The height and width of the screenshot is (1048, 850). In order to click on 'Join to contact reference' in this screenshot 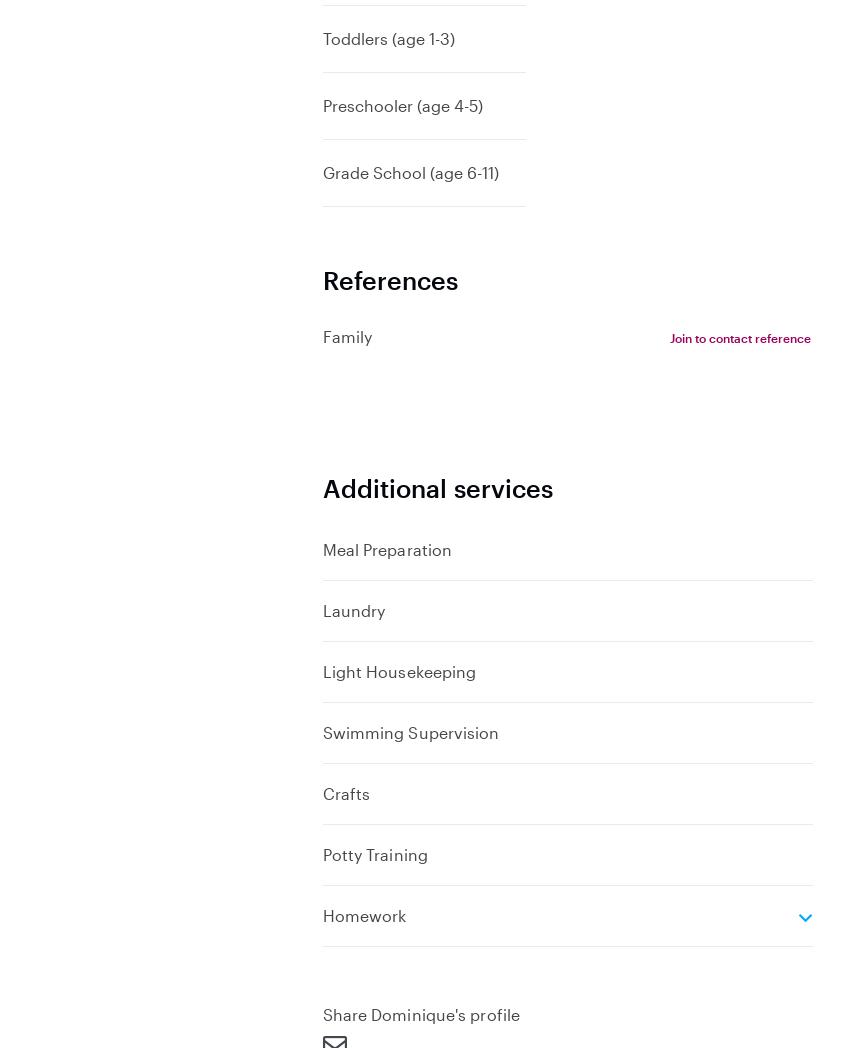, I will do `click(739, 337)`.